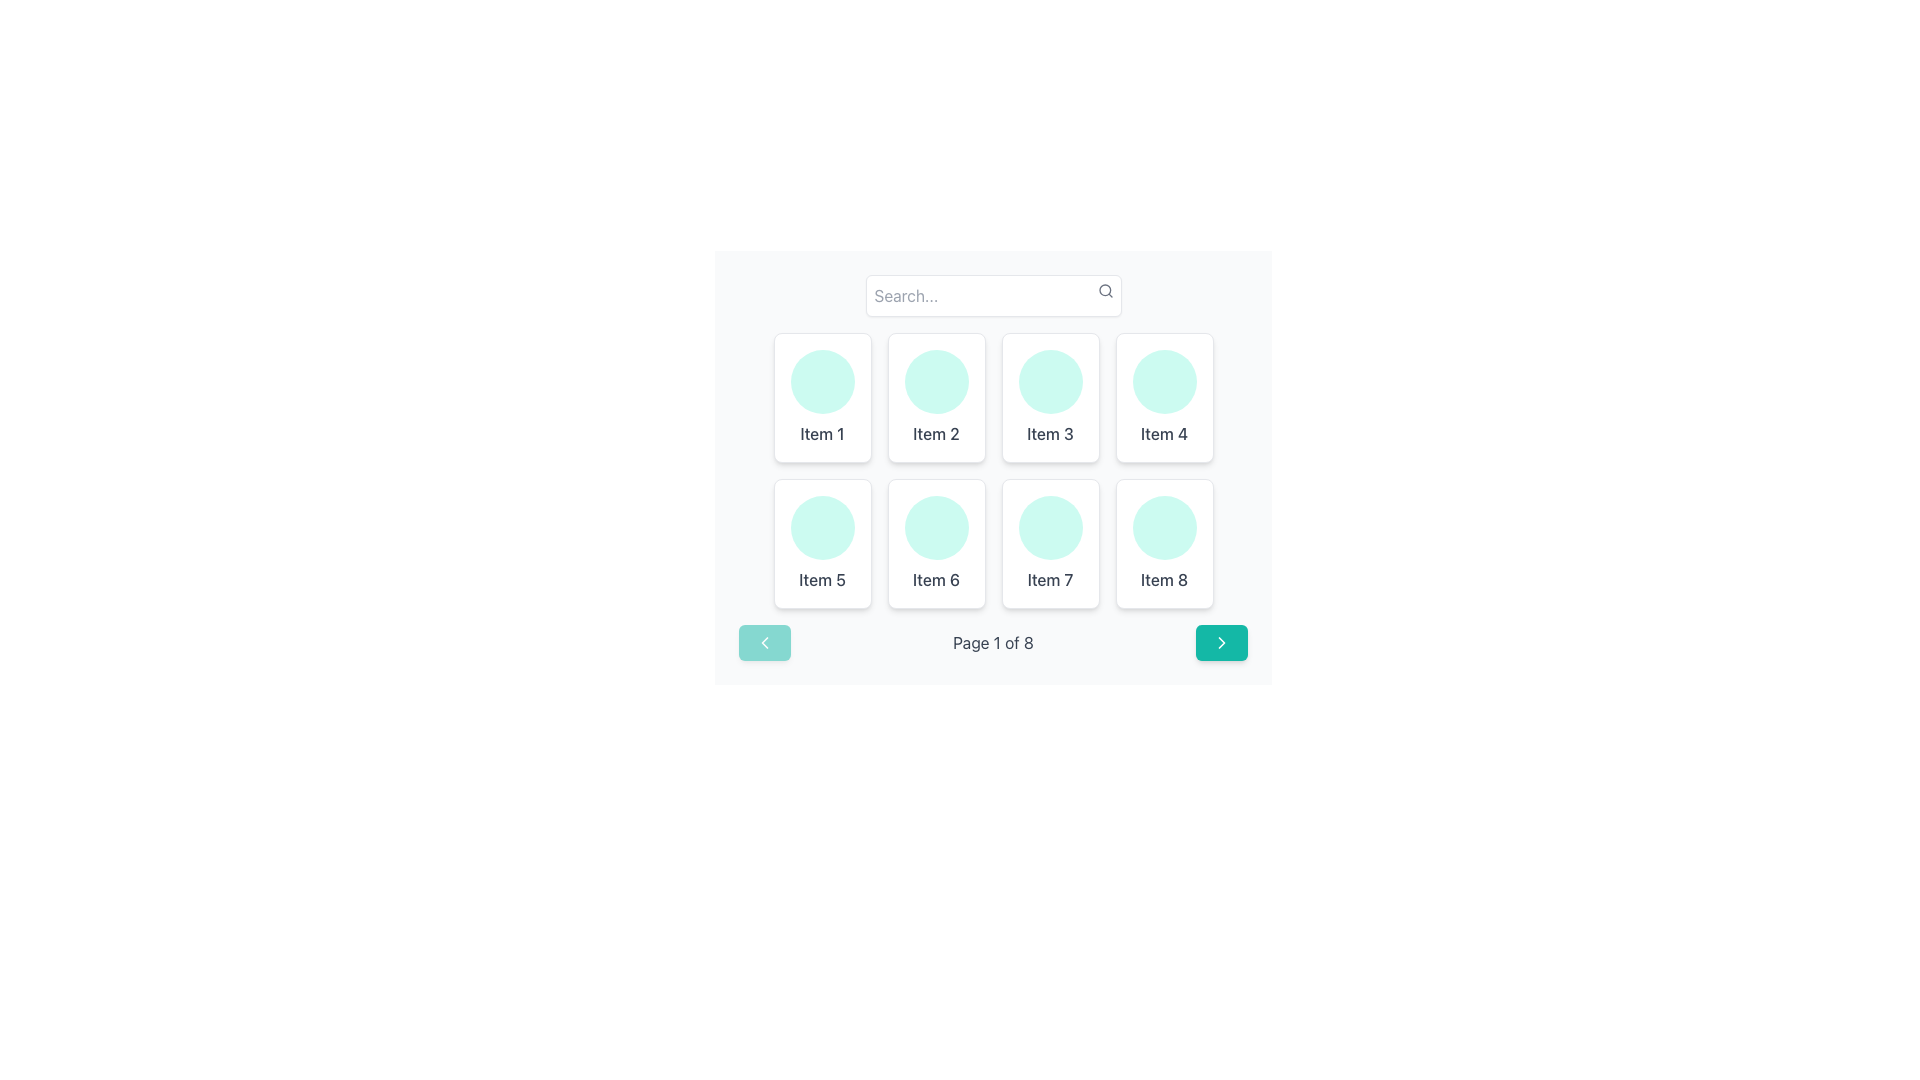 The image size is (1920, 1080). Describe the element at coordinates (935, 433) in the screenshot. I see `the 'Item 2' text label, which represents the second item in the grid, located below a circular icon within the second card of a 2x4 grid structure` at that location.